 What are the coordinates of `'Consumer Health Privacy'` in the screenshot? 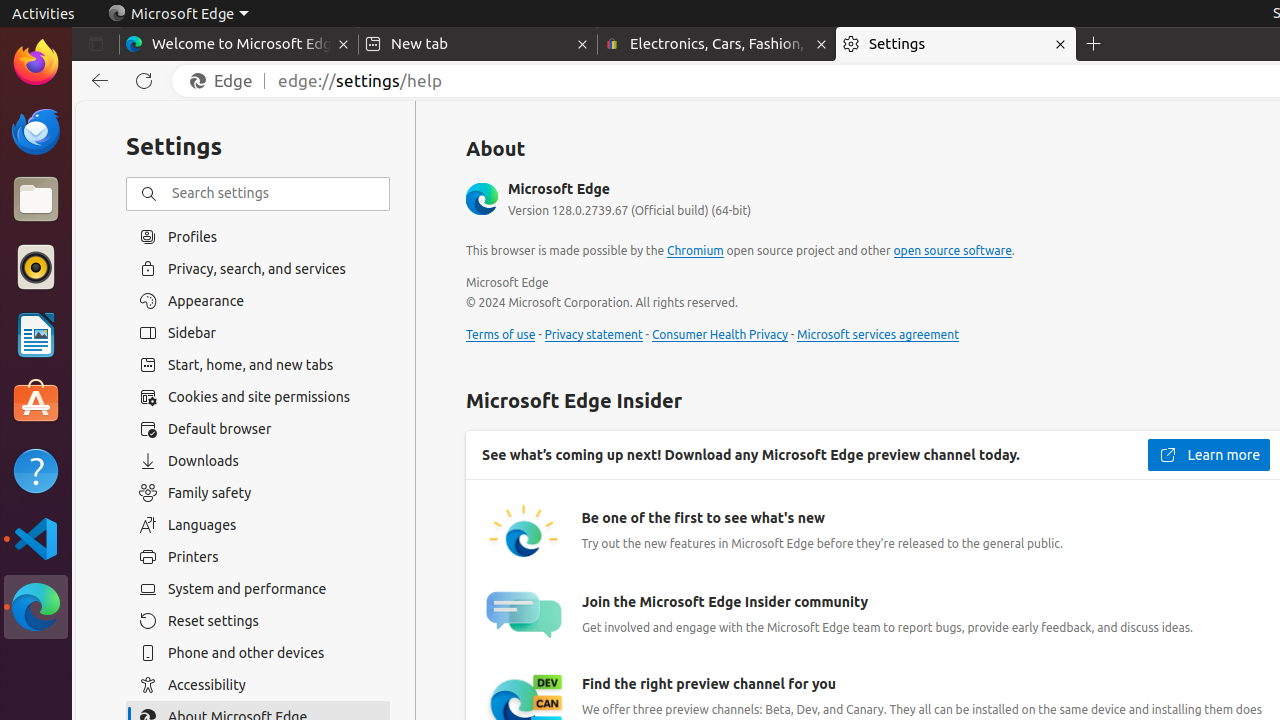 It's located at (719, 334).